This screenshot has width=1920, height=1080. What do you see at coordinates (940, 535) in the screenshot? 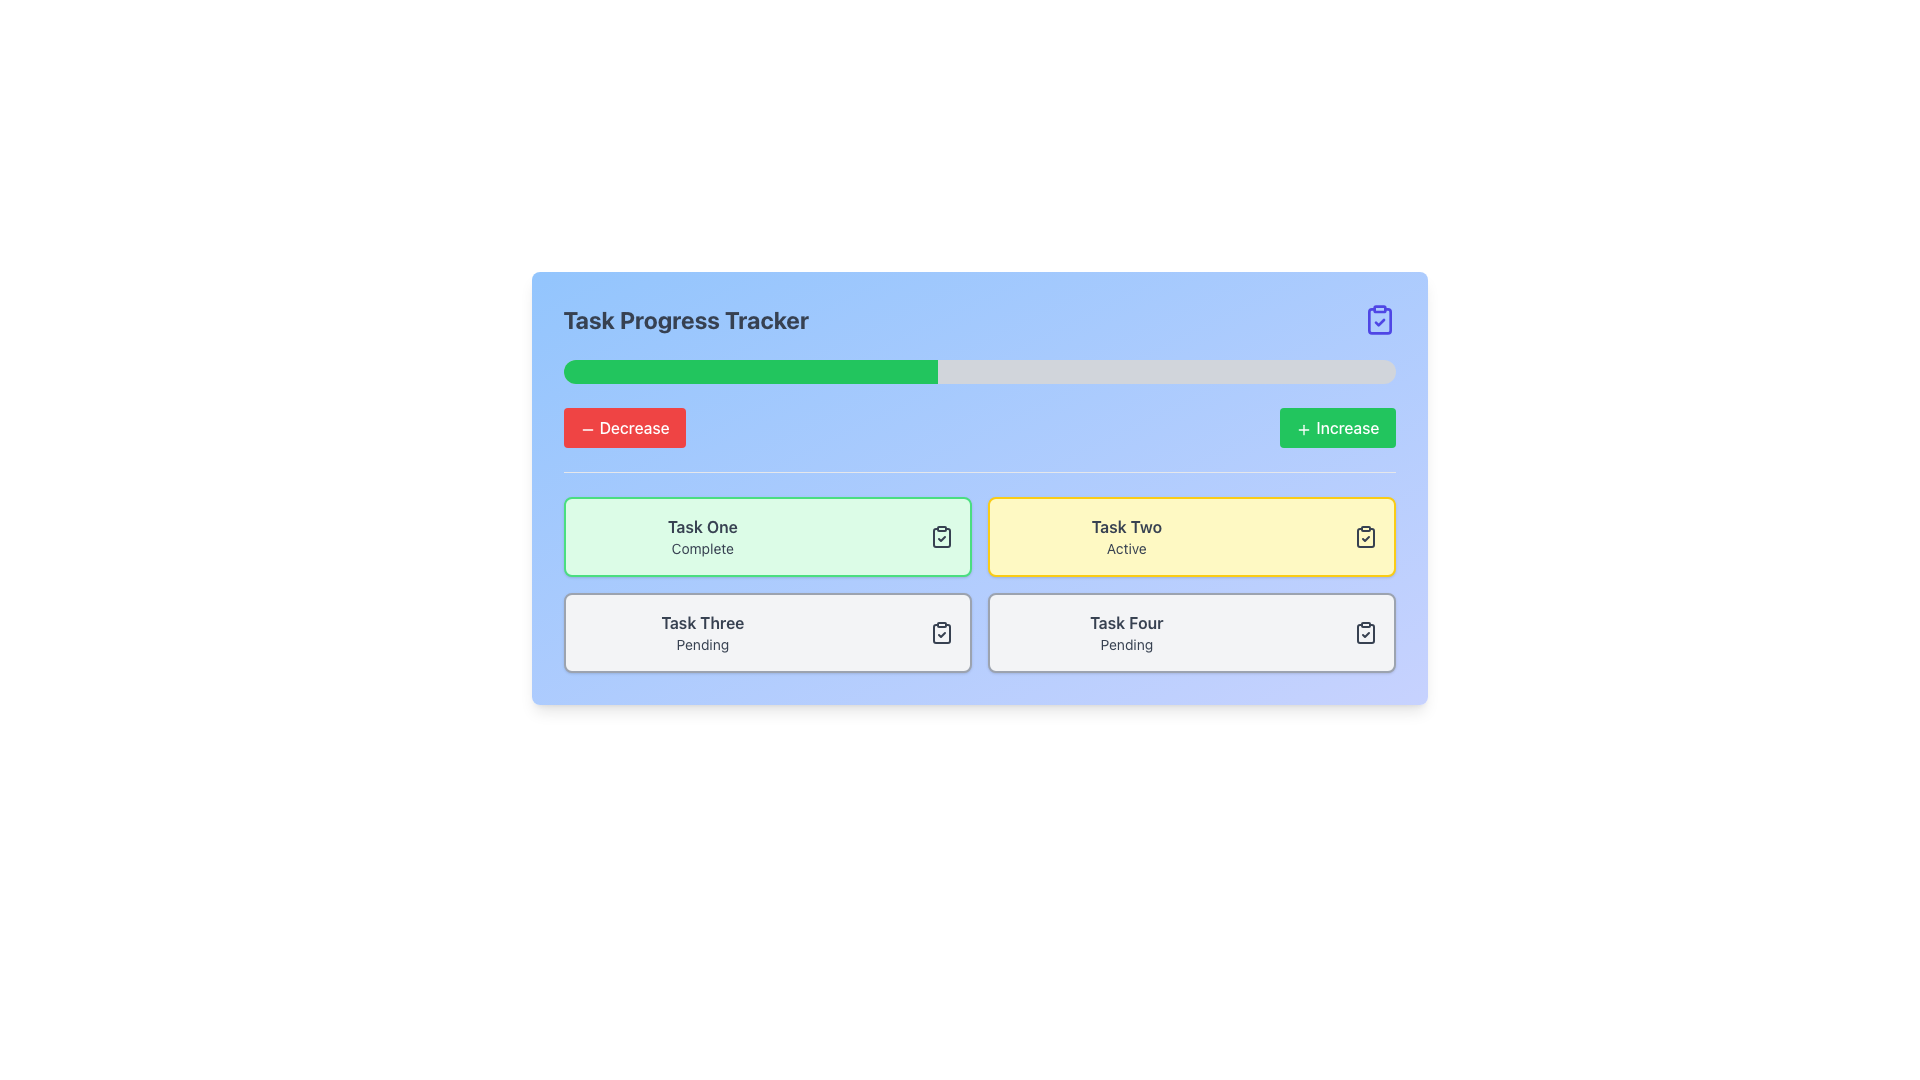
I see `the 'Complete' status icon for 'Task One', which indicates task completion and is located at the rightmost part of the task progress tracker` at bounding box center [940, 535].